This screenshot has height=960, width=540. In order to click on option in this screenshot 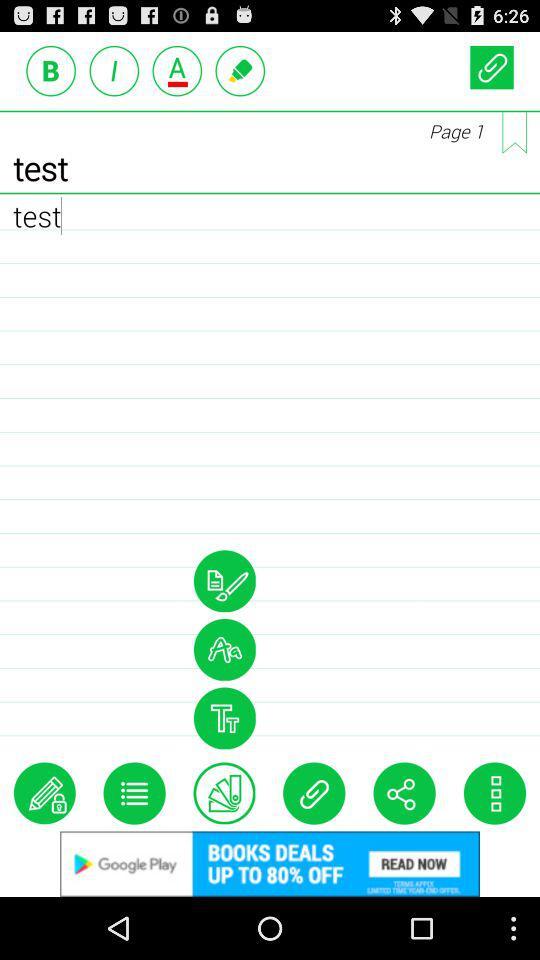, I will do `click(223, 581)`.